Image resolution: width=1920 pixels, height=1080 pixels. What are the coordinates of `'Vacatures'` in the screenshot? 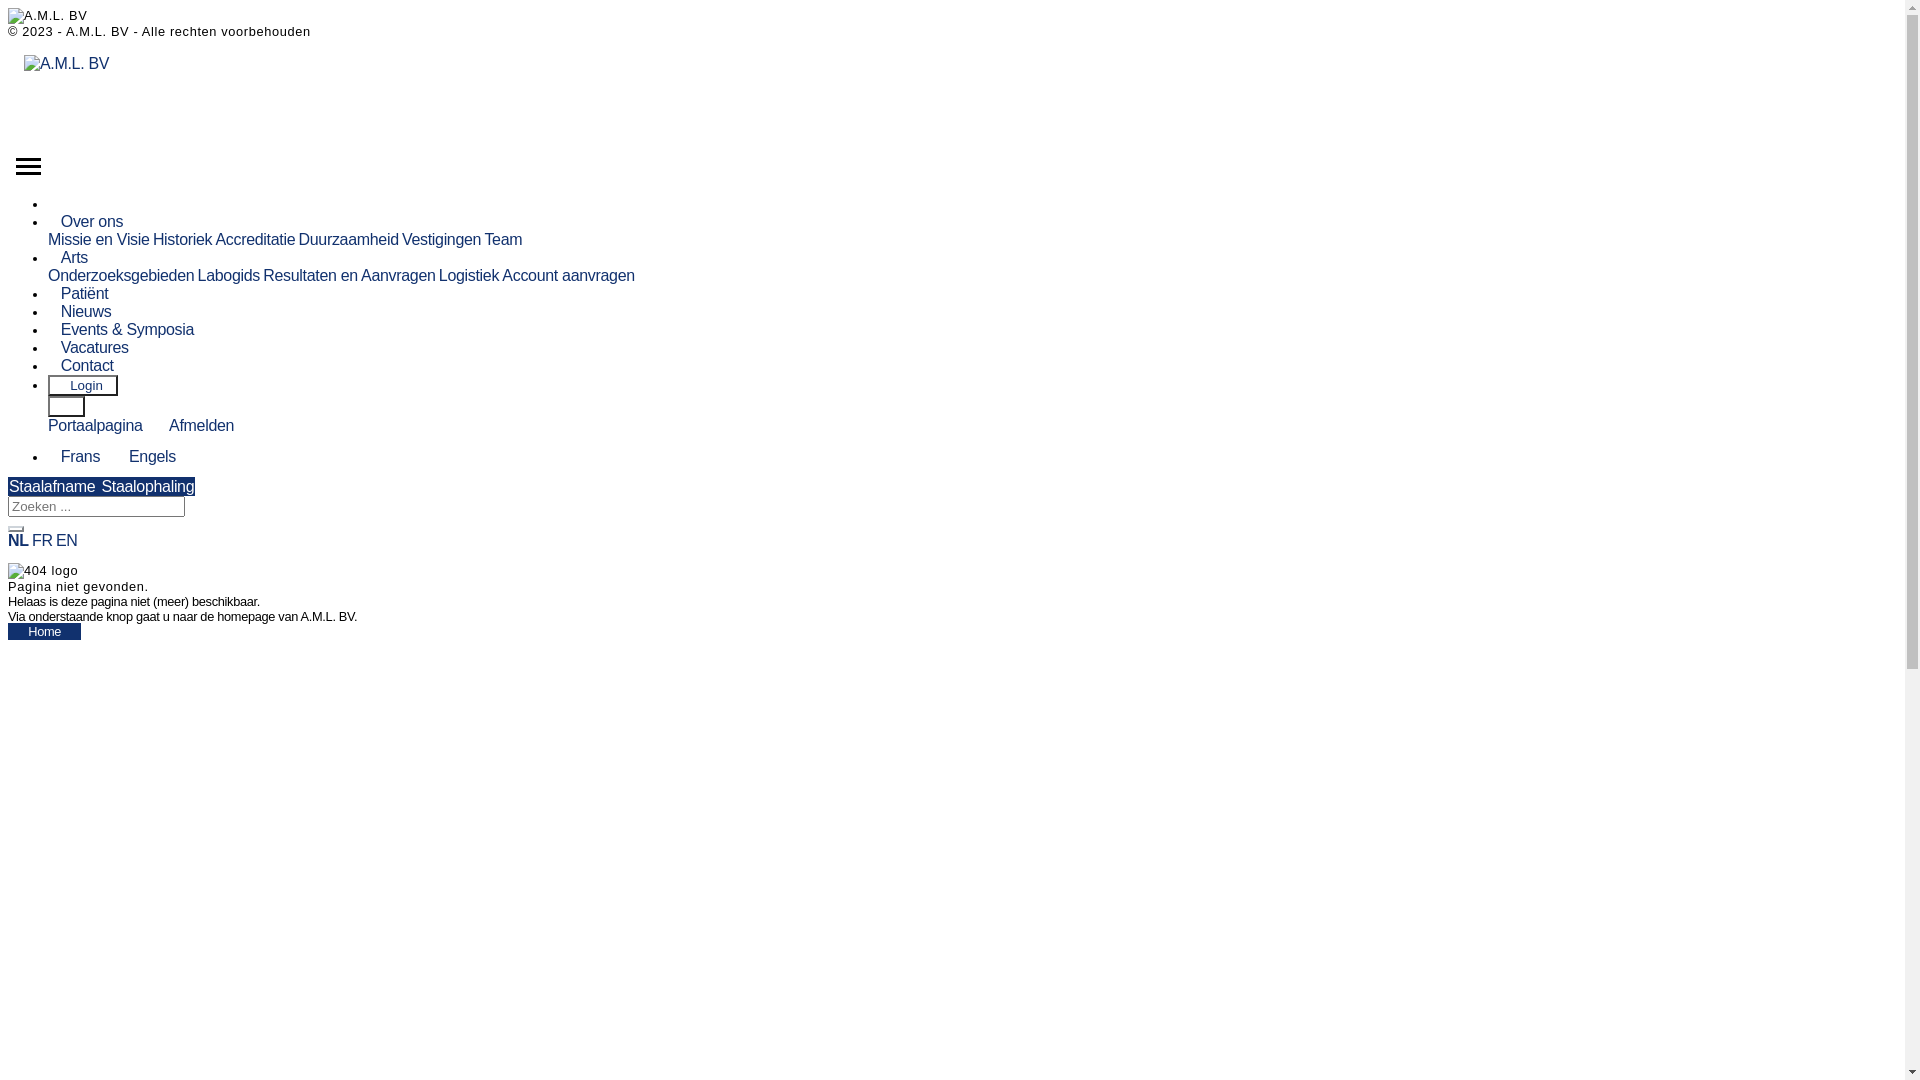 It's located at (94, 346).